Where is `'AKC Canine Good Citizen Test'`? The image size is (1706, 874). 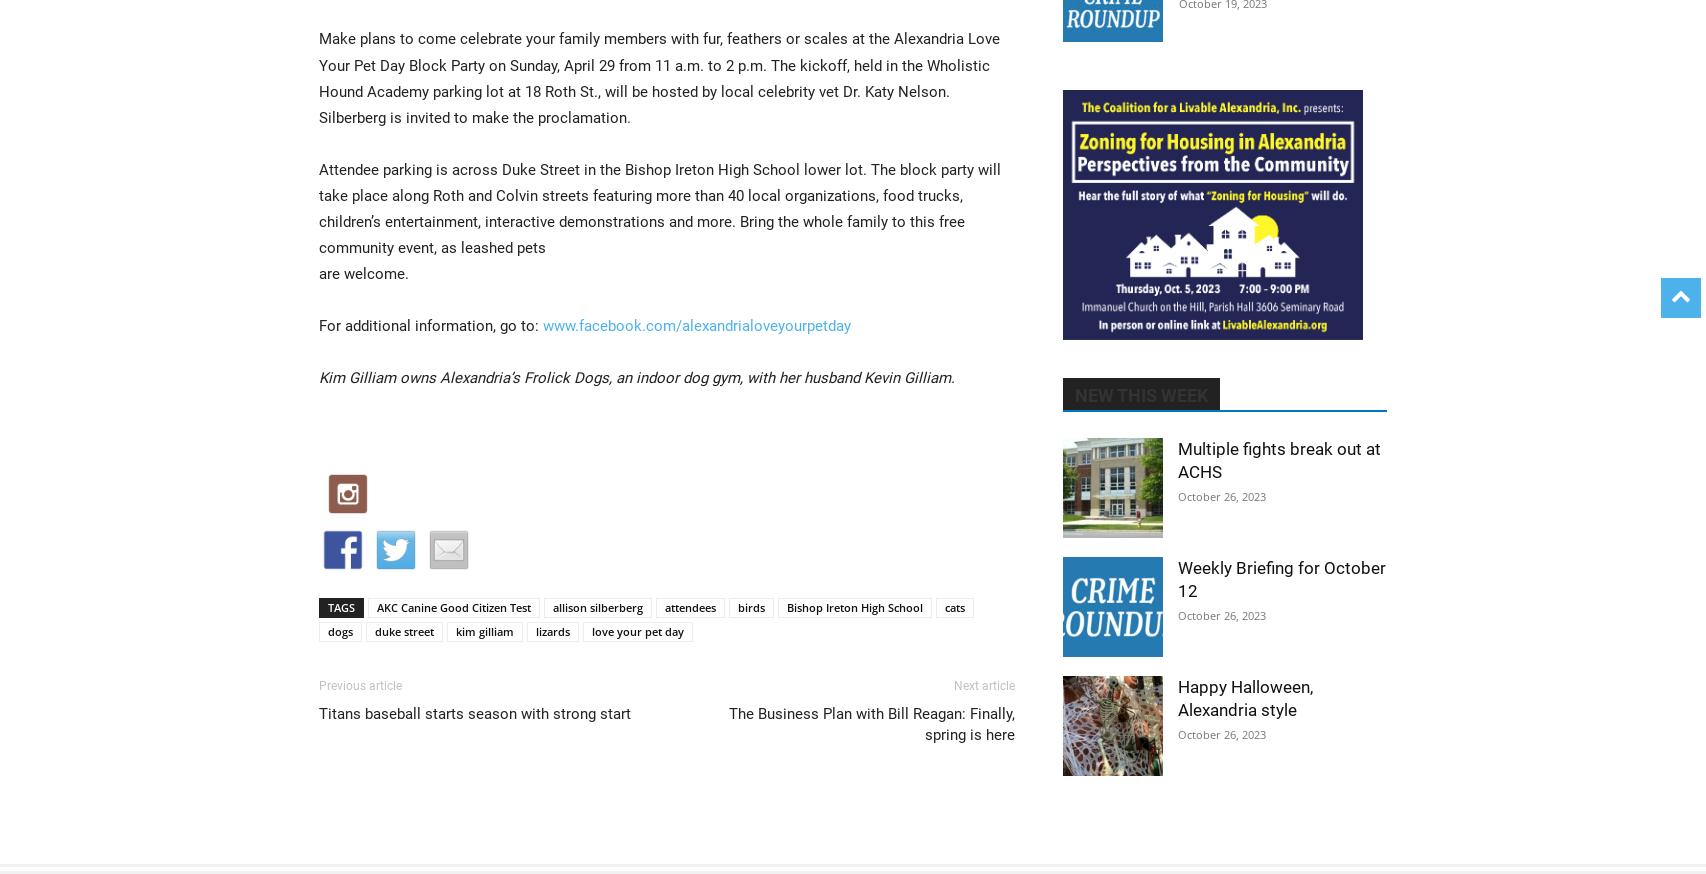
'AKC Canine Good Citizen Test' is located at coordinates (452, 605).